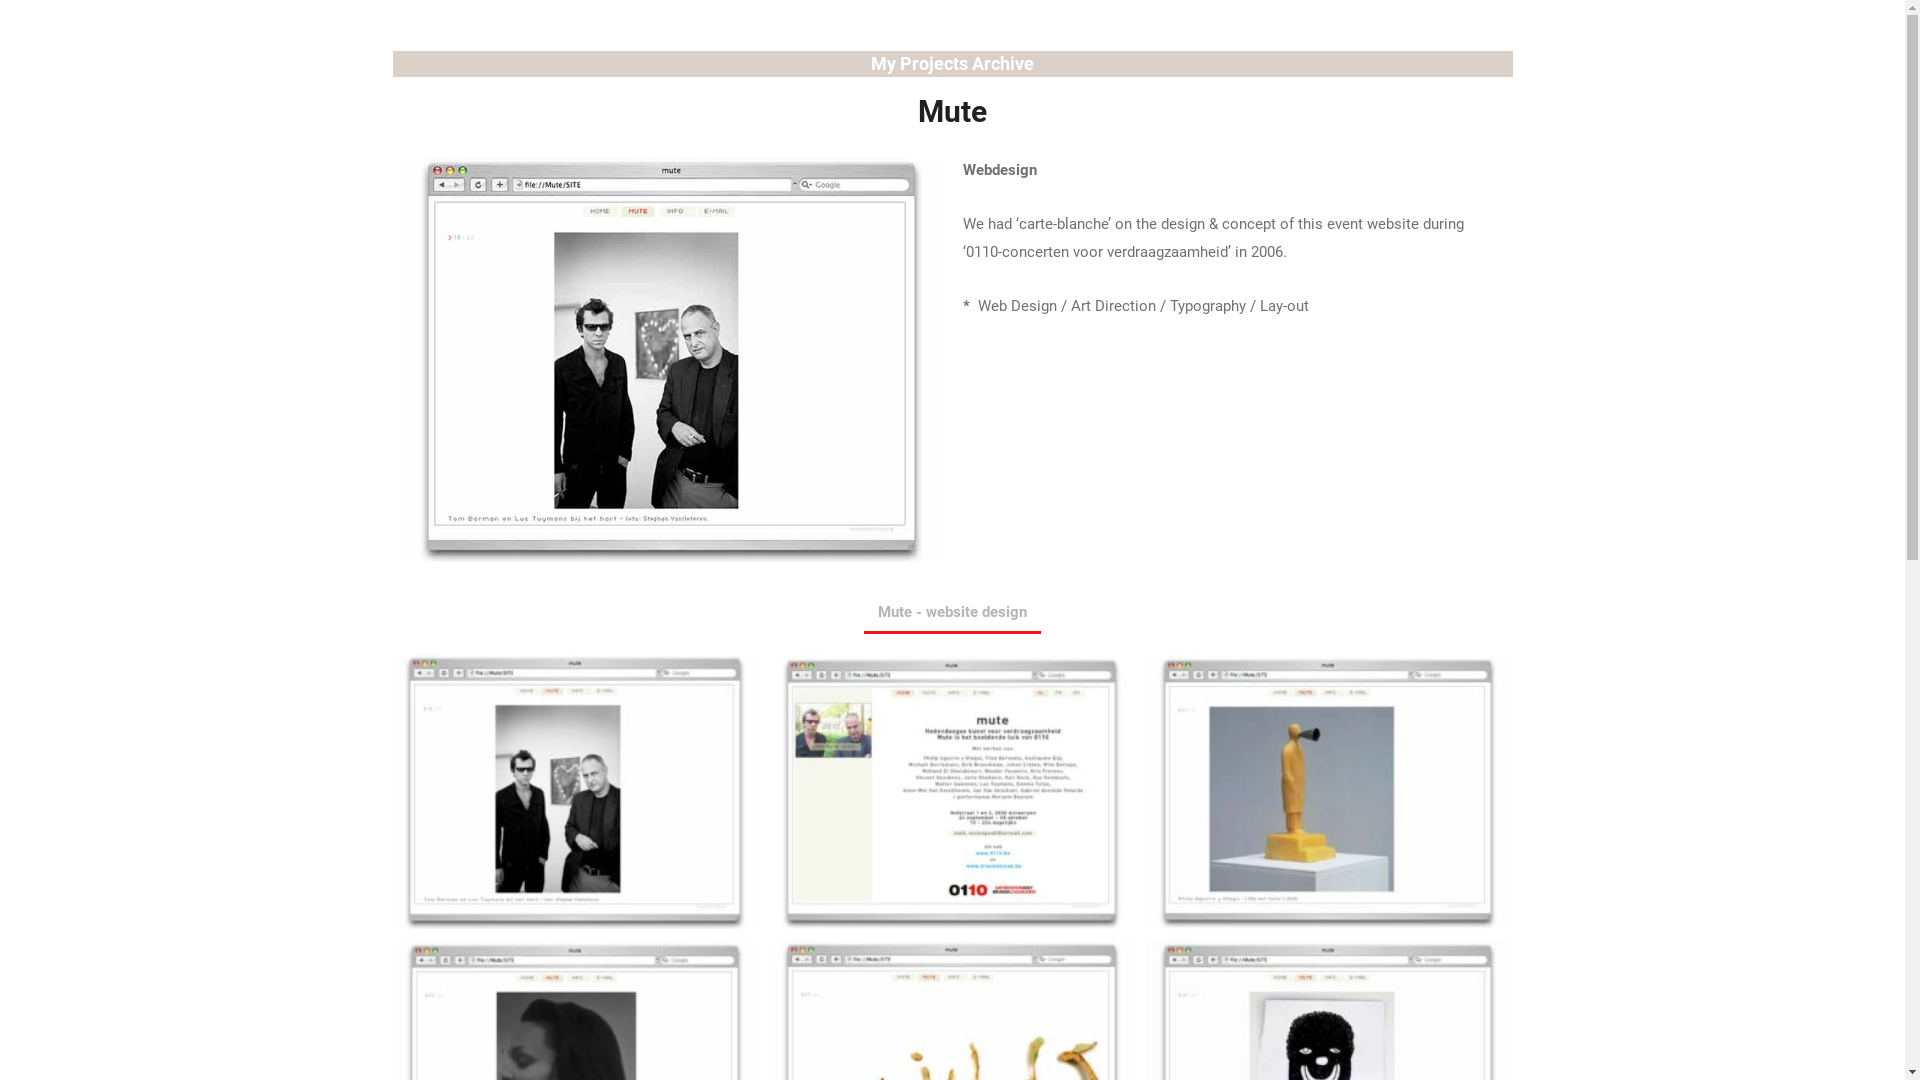 Image resolution: width=1920 pixels, height=1080 pixels. Describe the element at coordinates (951, 612) in the screenshot. I see `'Mute - website design'` at that location.